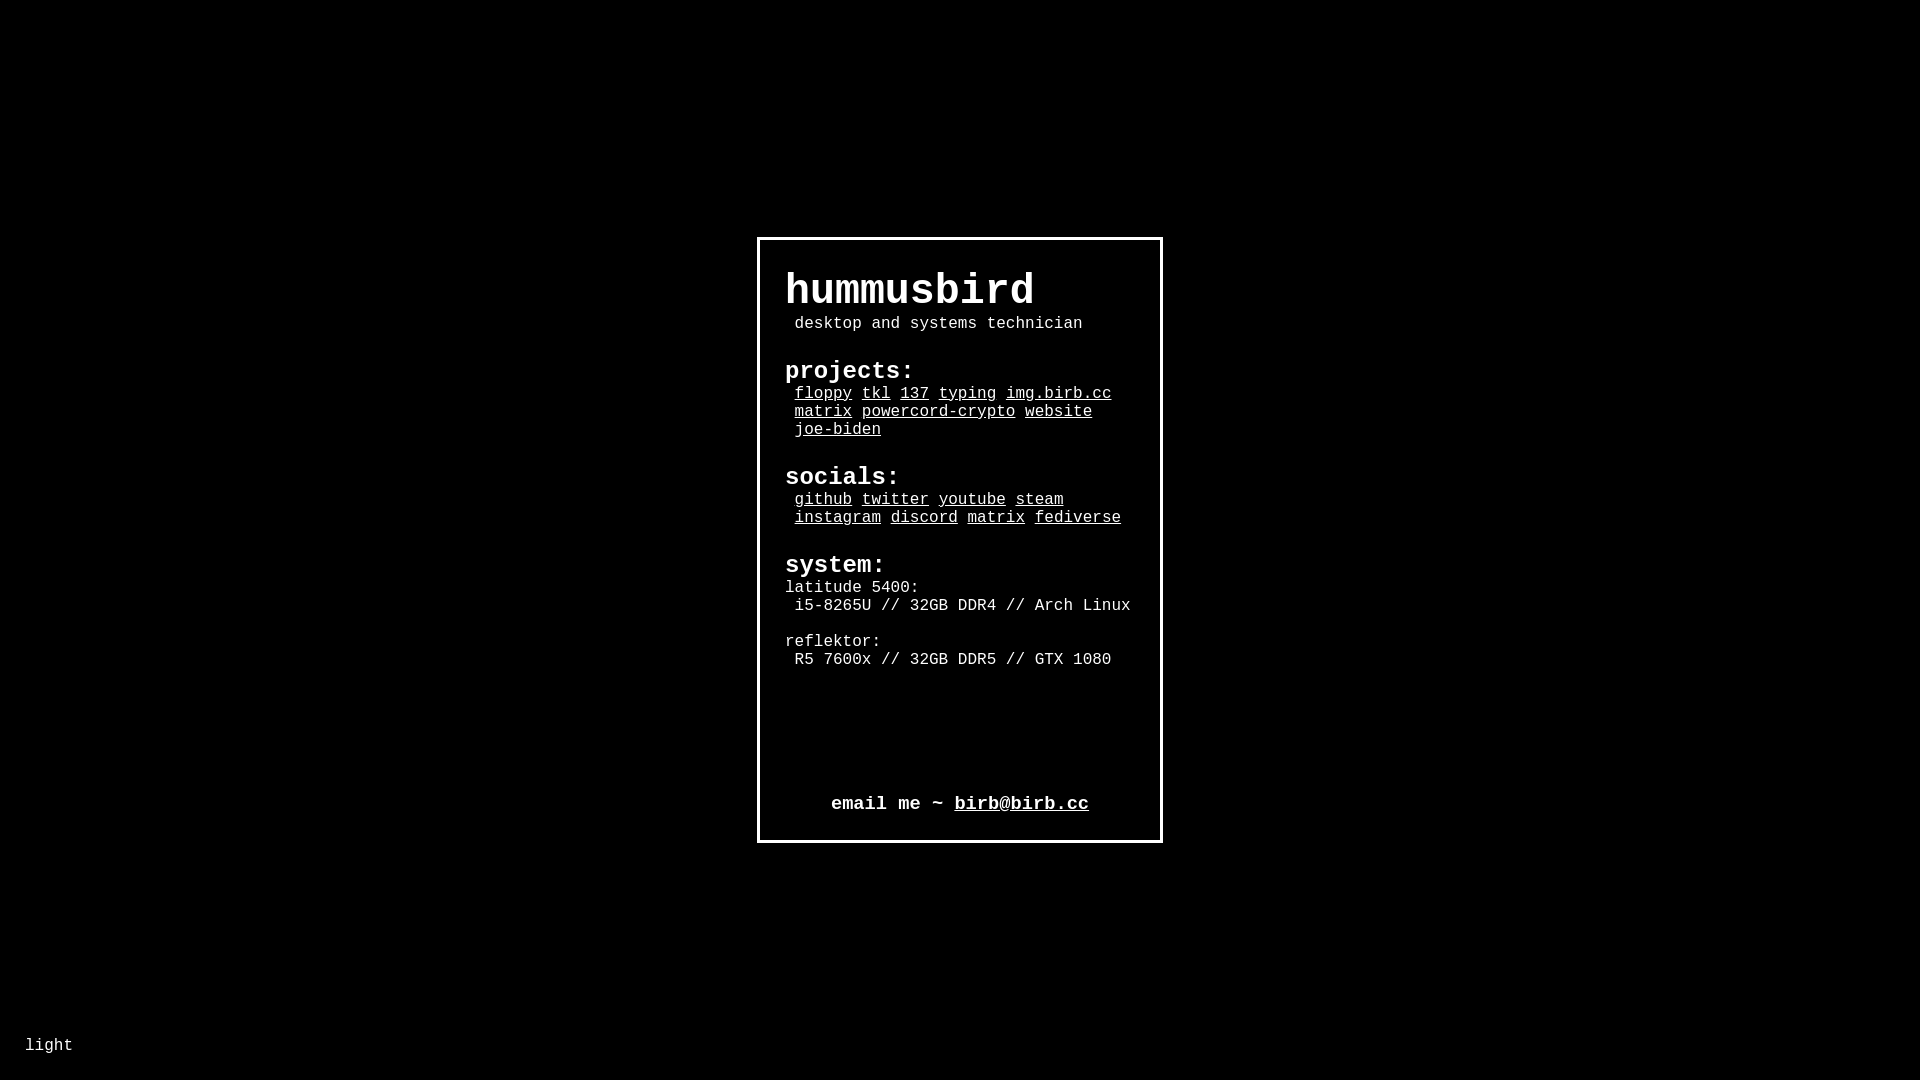  What do you see at coordinates (938, 499) in the screenshot?
I see `'youtube'` at bounding box center [938, 499].